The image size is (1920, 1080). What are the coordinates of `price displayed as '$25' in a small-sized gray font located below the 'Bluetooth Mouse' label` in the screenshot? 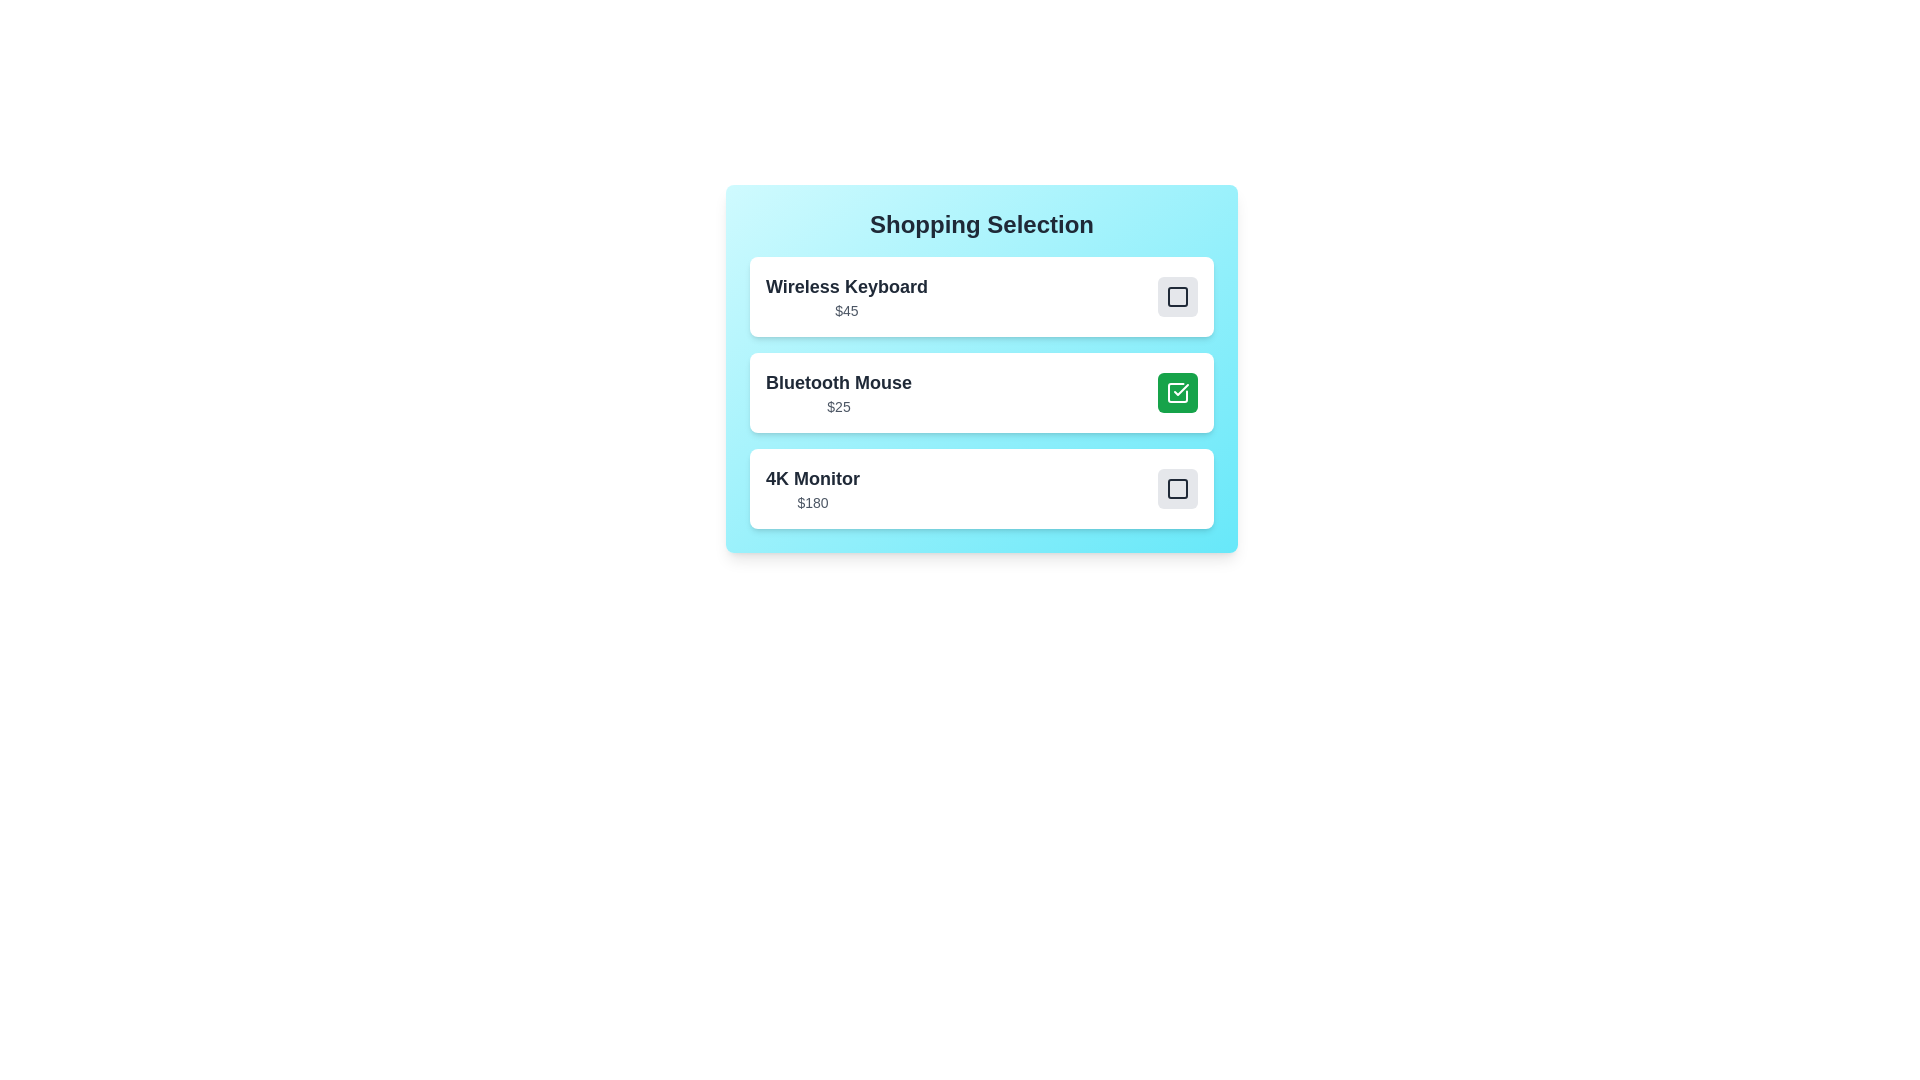 It's located at (839, 406).